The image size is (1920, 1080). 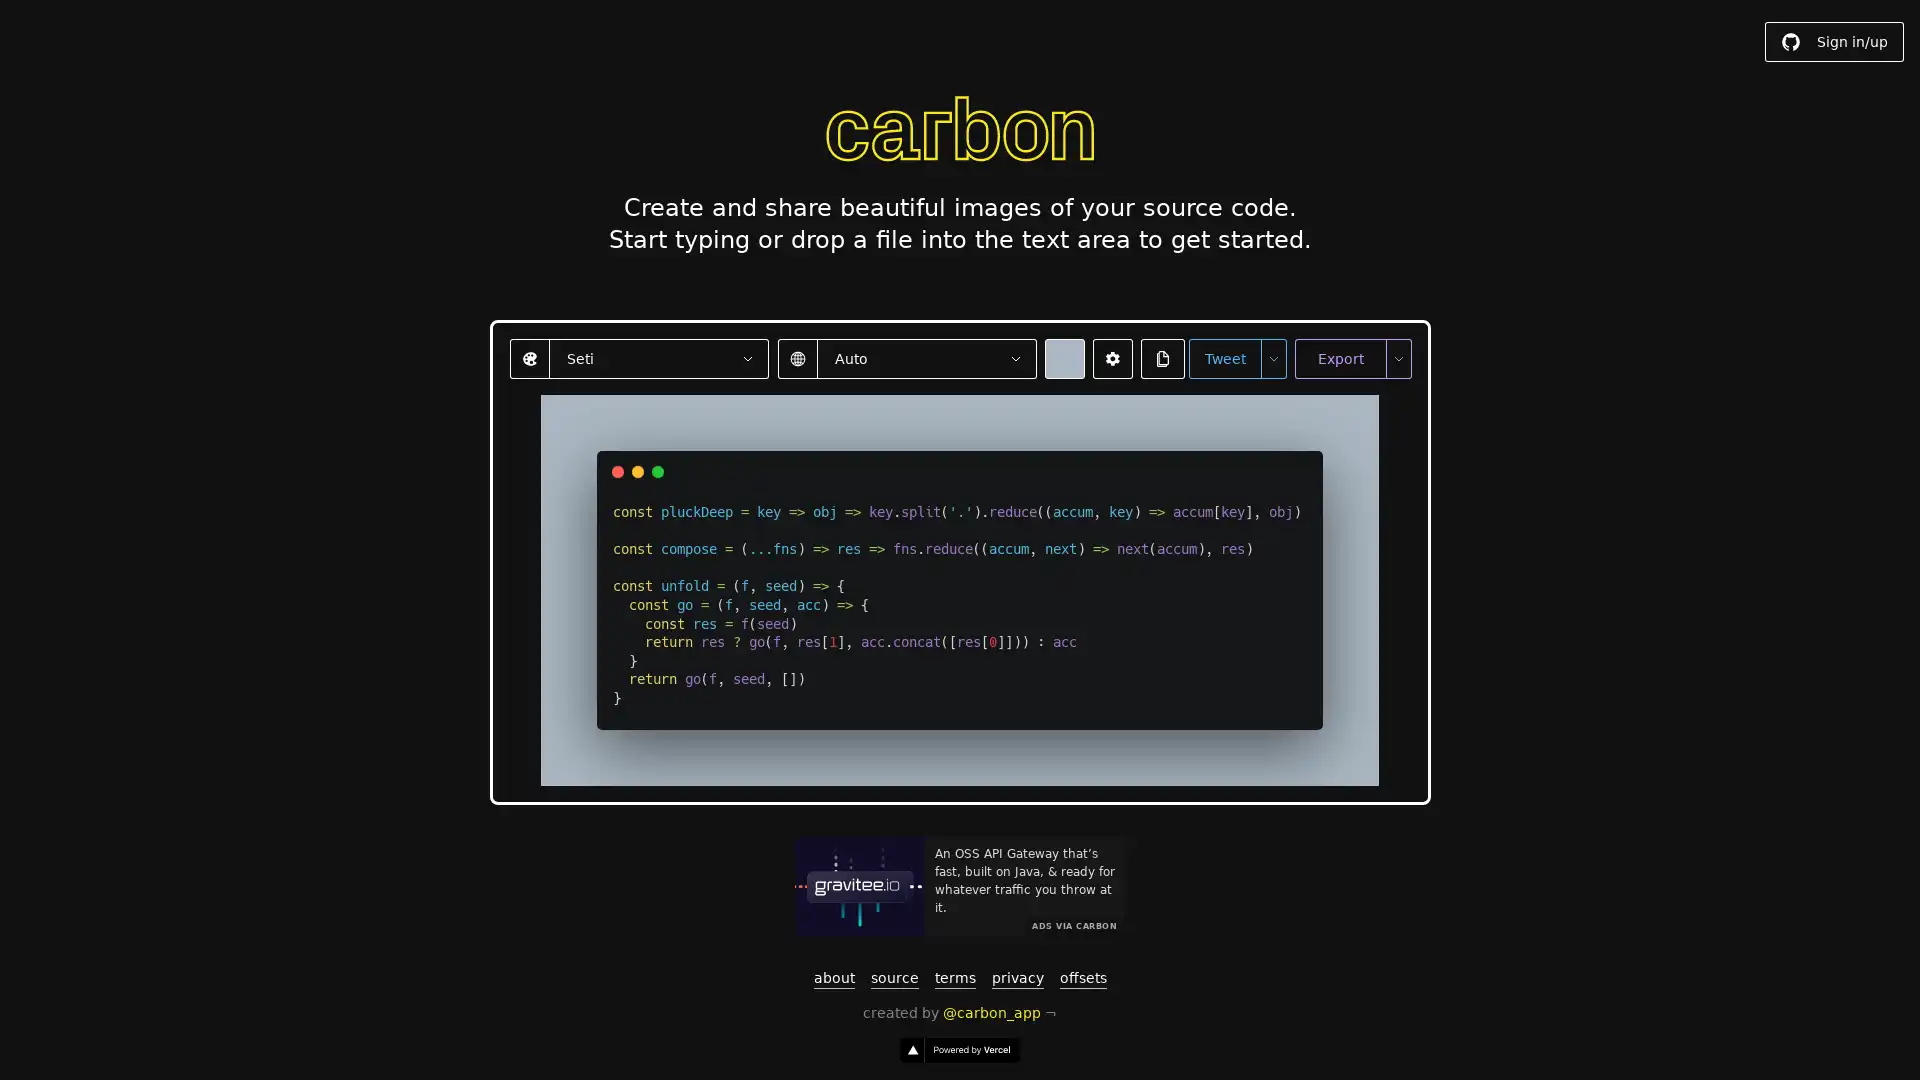 What do you see at coordinates (1162, 357) in the screenshot?
I see `Copy menu` at bounding box center [1162, 357].